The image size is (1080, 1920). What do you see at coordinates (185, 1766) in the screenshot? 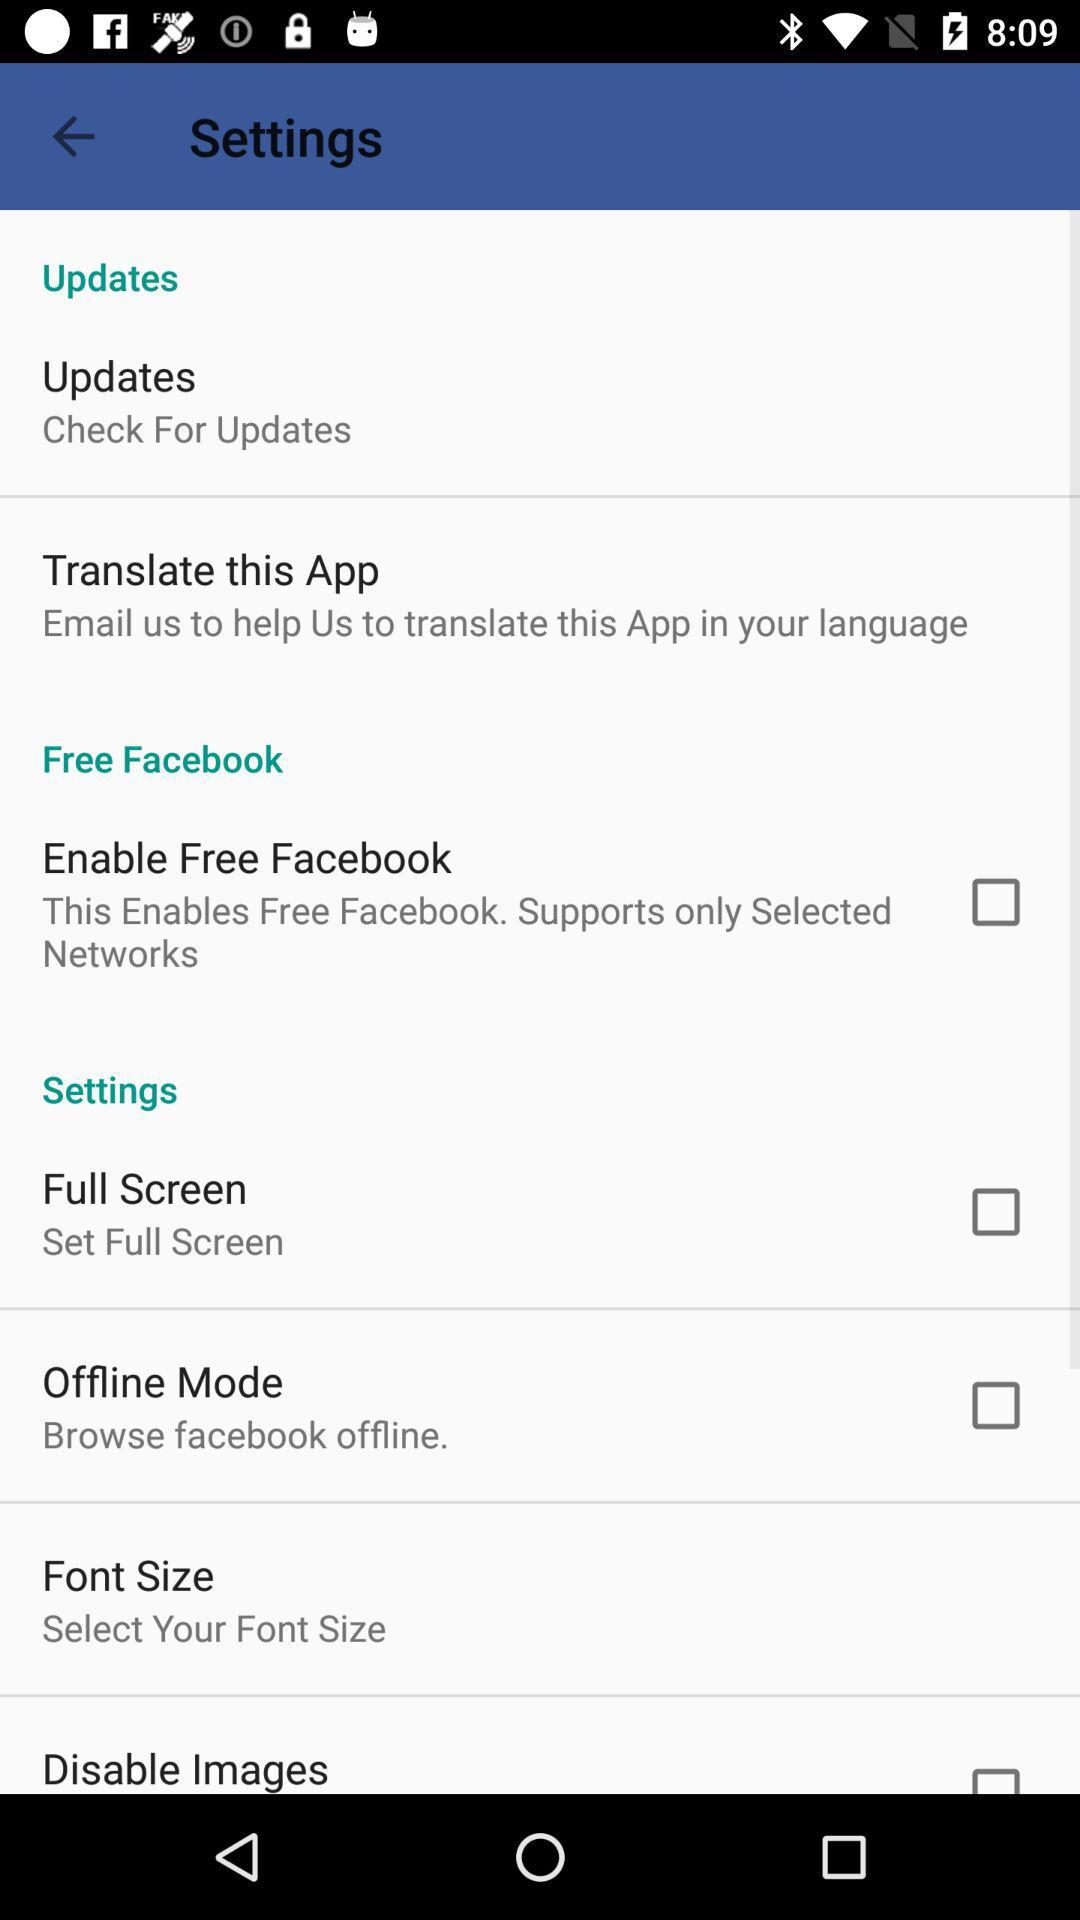
I see `disable images icon` at bounding box center [185, 1766].